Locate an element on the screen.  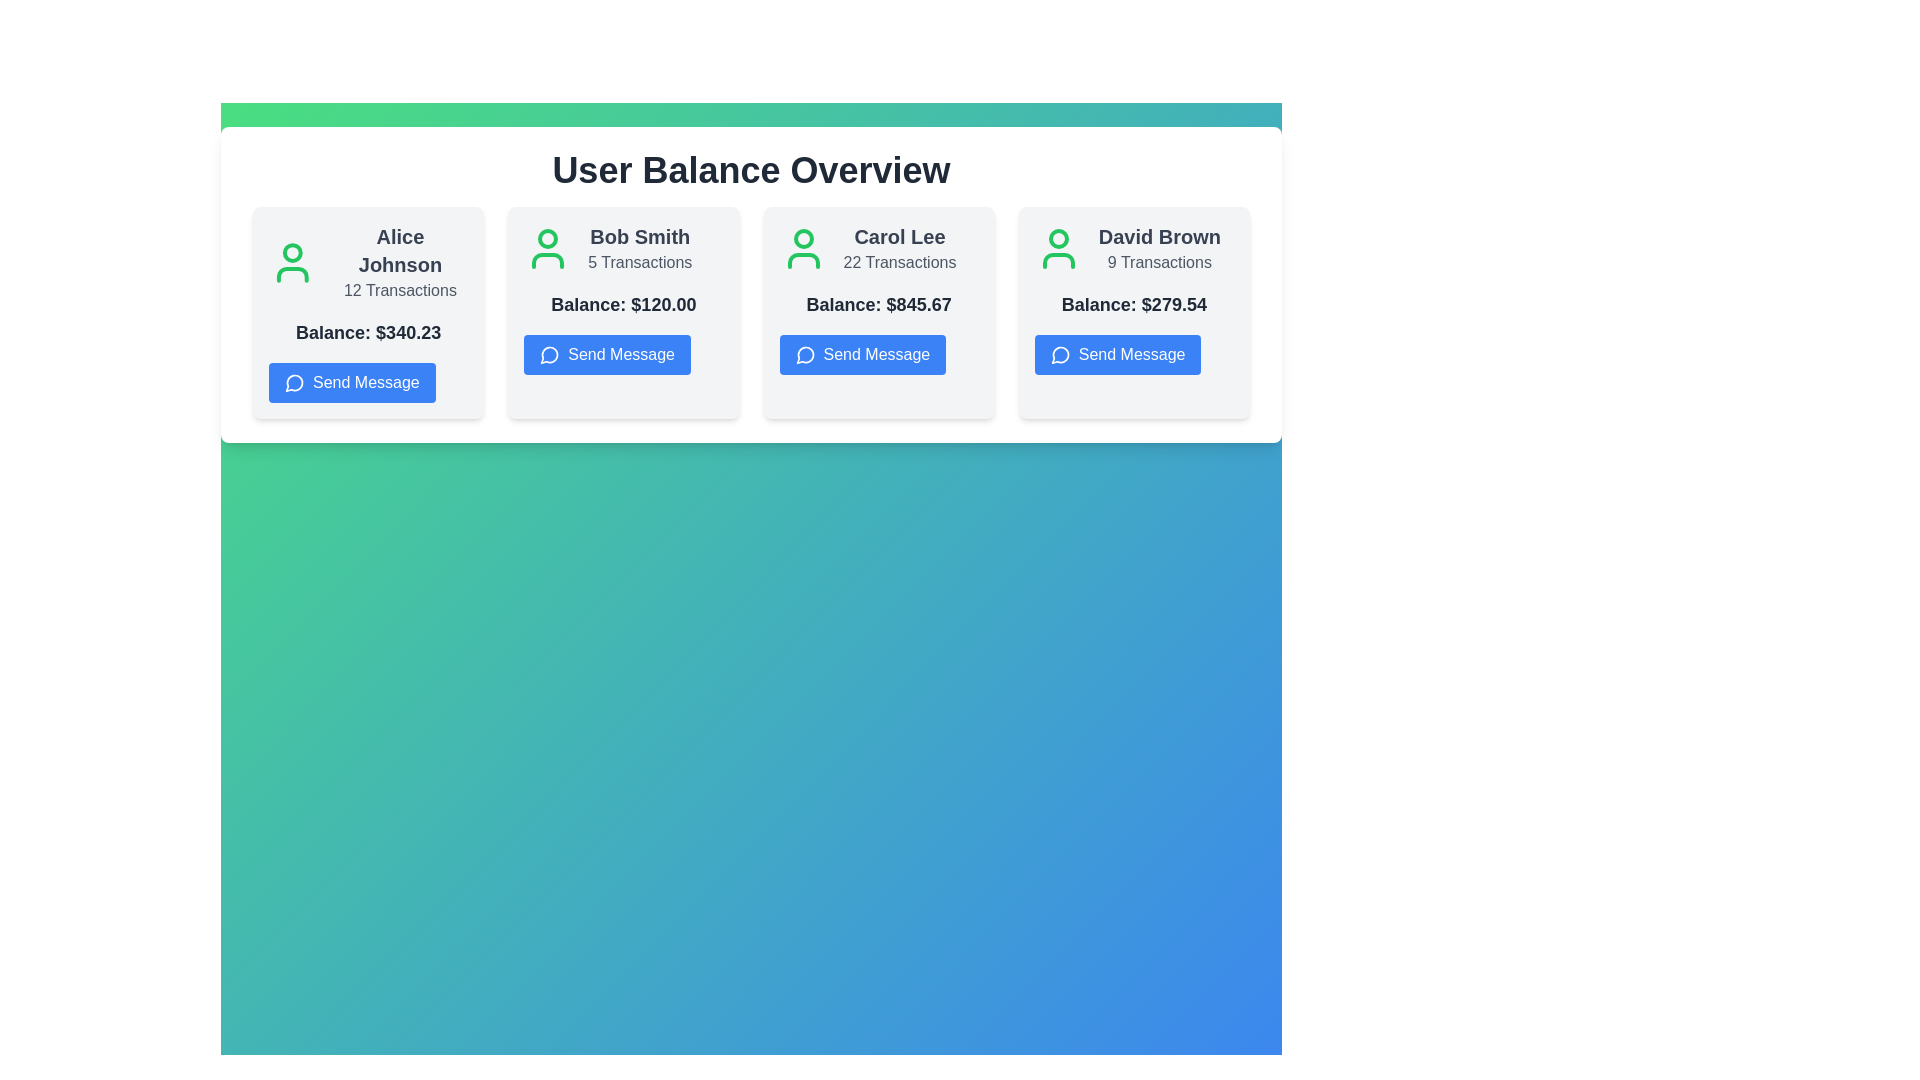
the informational text label displaying '9 Transactions' related to user 'David Brown', located in the fourth card of user cards, positioned below the green user icon and above the blue 'Send Message' button is located at coordinates (1159, 248).